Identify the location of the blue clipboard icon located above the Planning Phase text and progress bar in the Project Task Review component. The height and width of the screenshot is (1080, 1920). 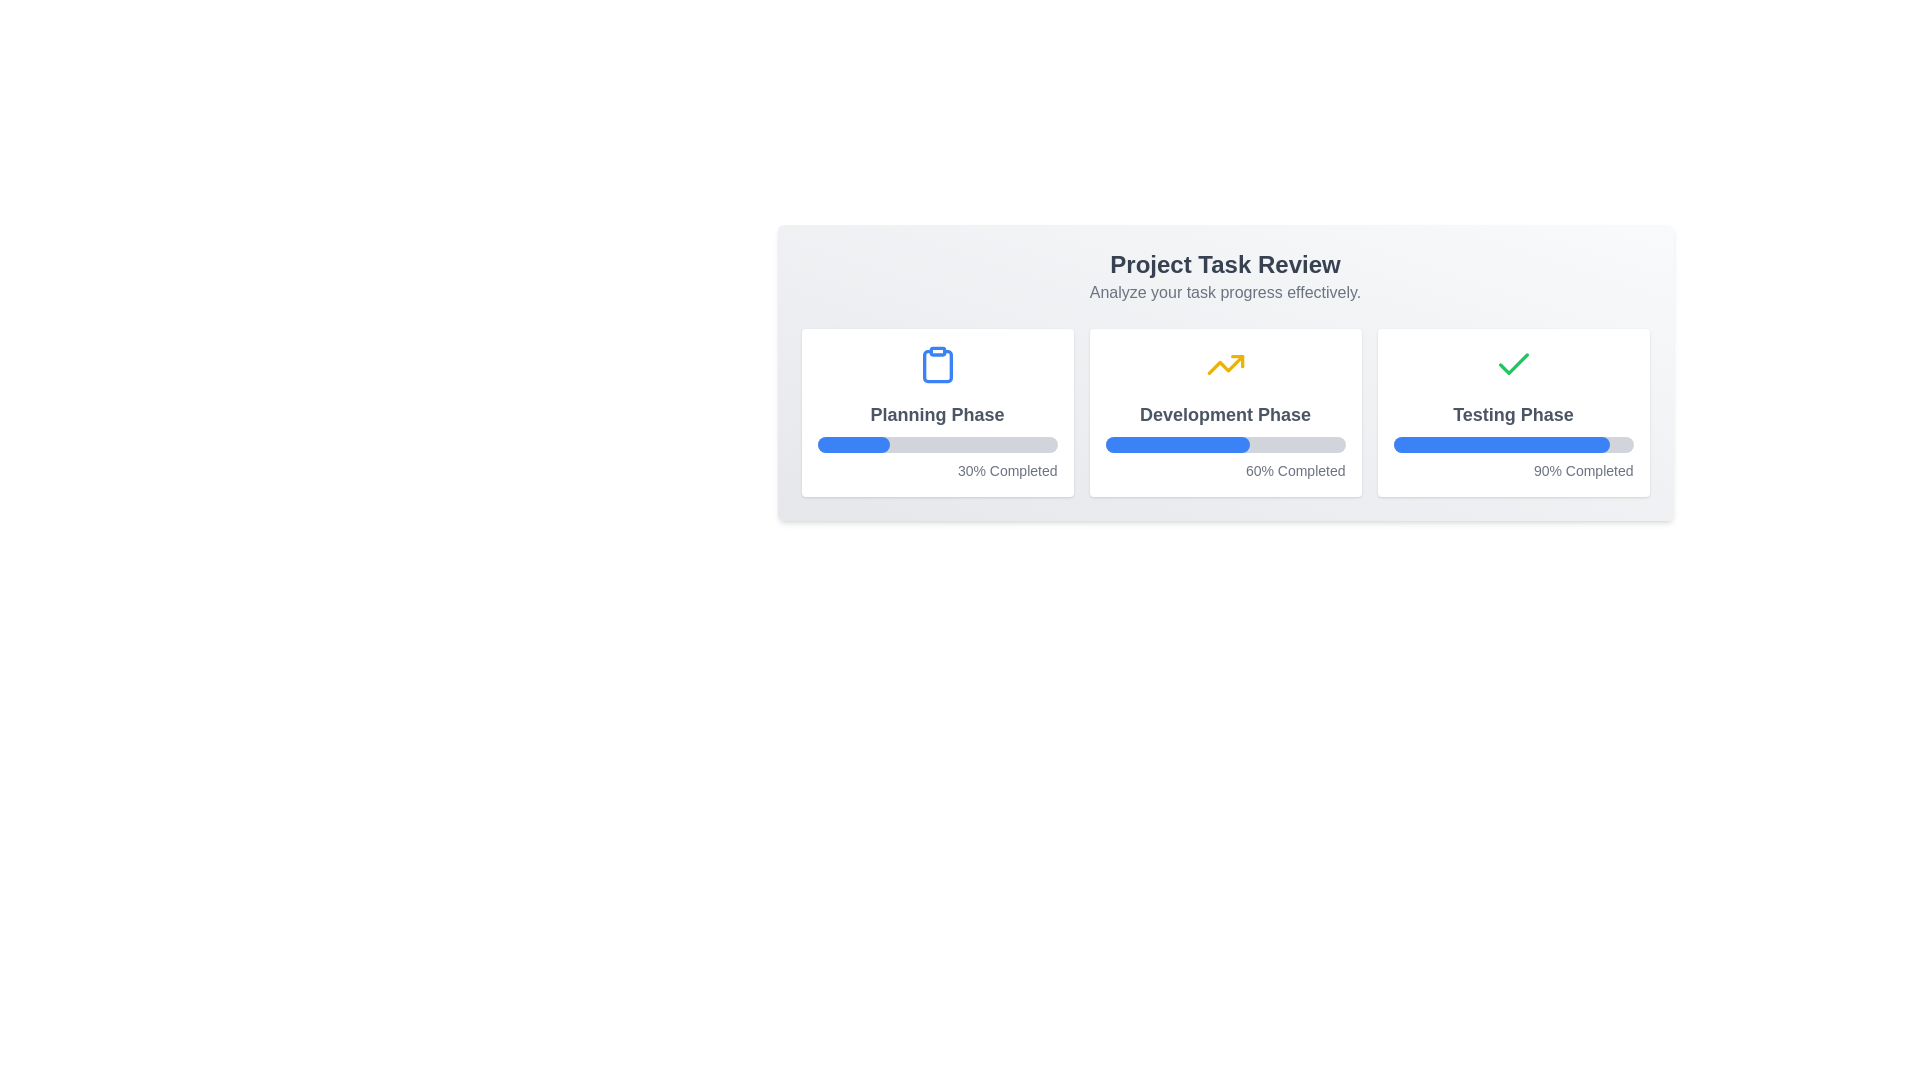
(936, 365).